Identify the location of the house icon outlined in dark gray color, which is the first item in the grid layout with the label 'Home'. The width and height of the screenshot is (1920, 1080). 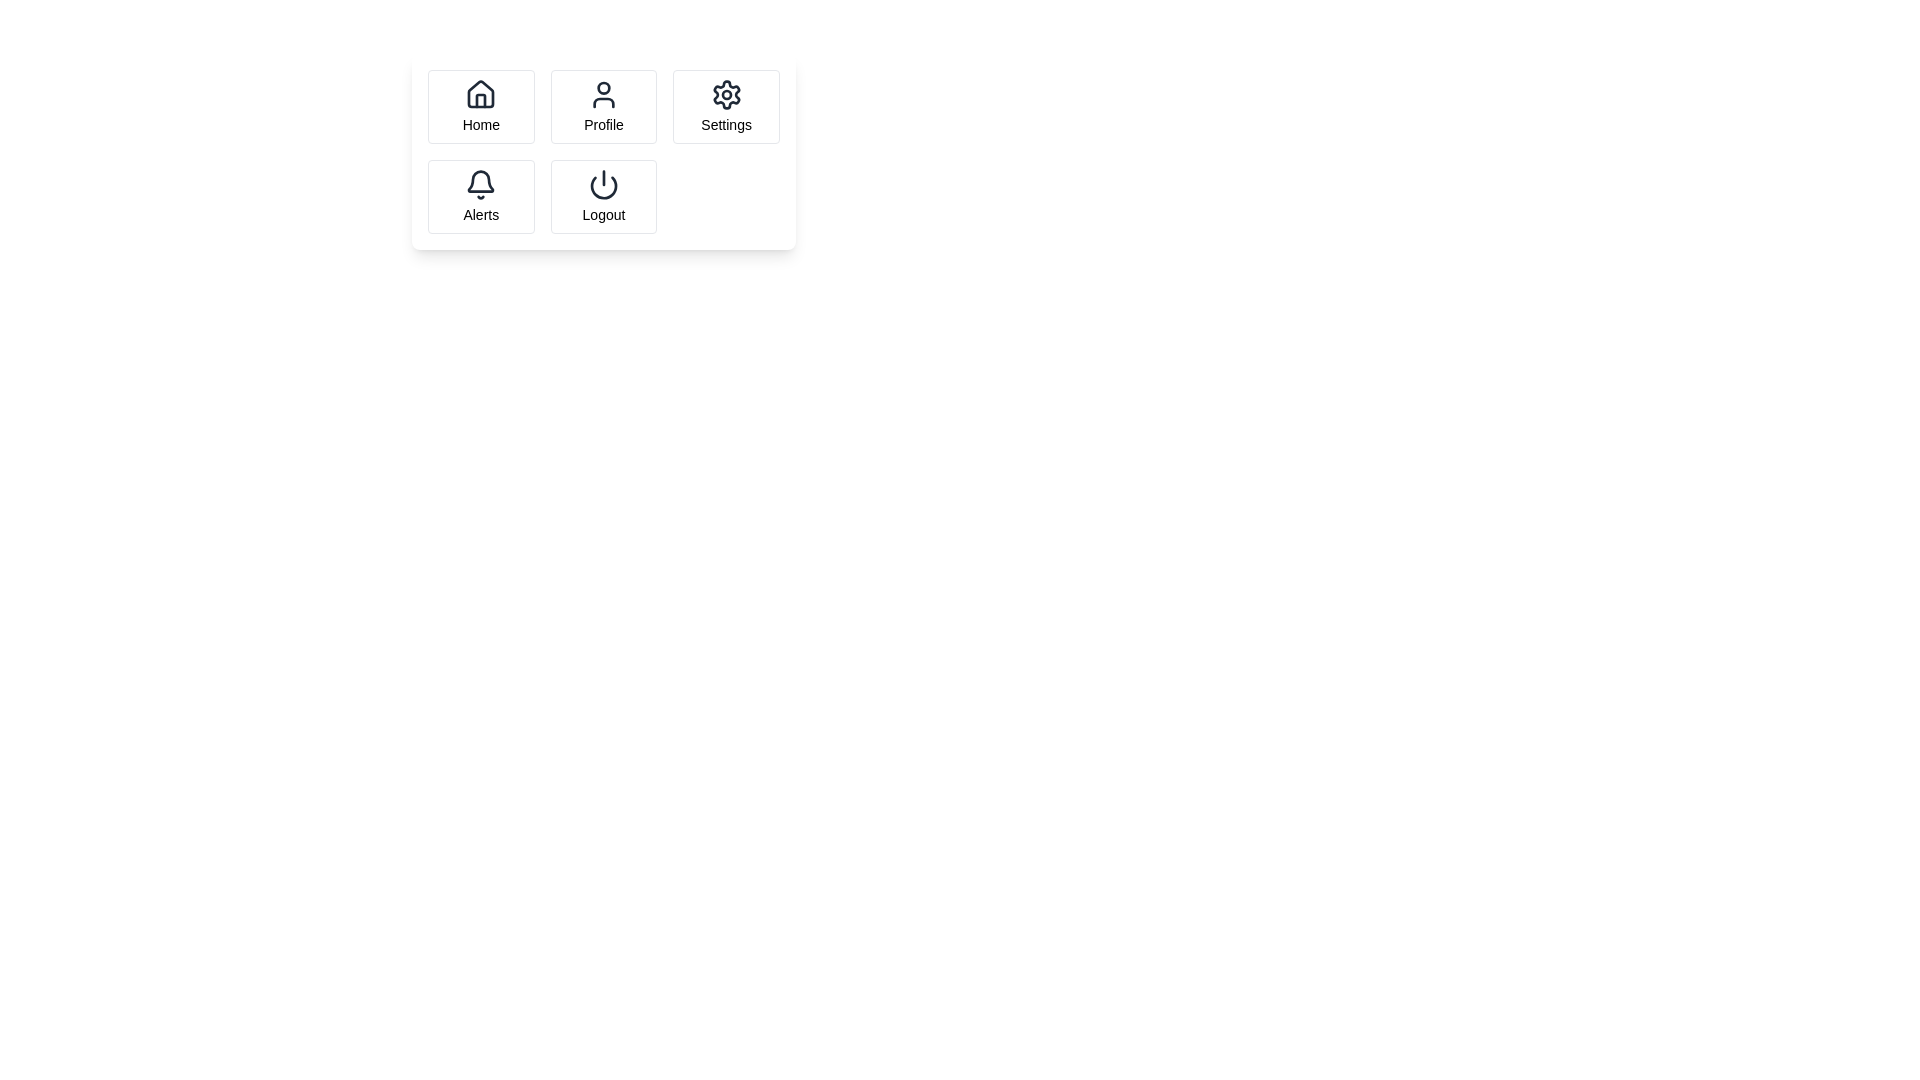
(481, 95).